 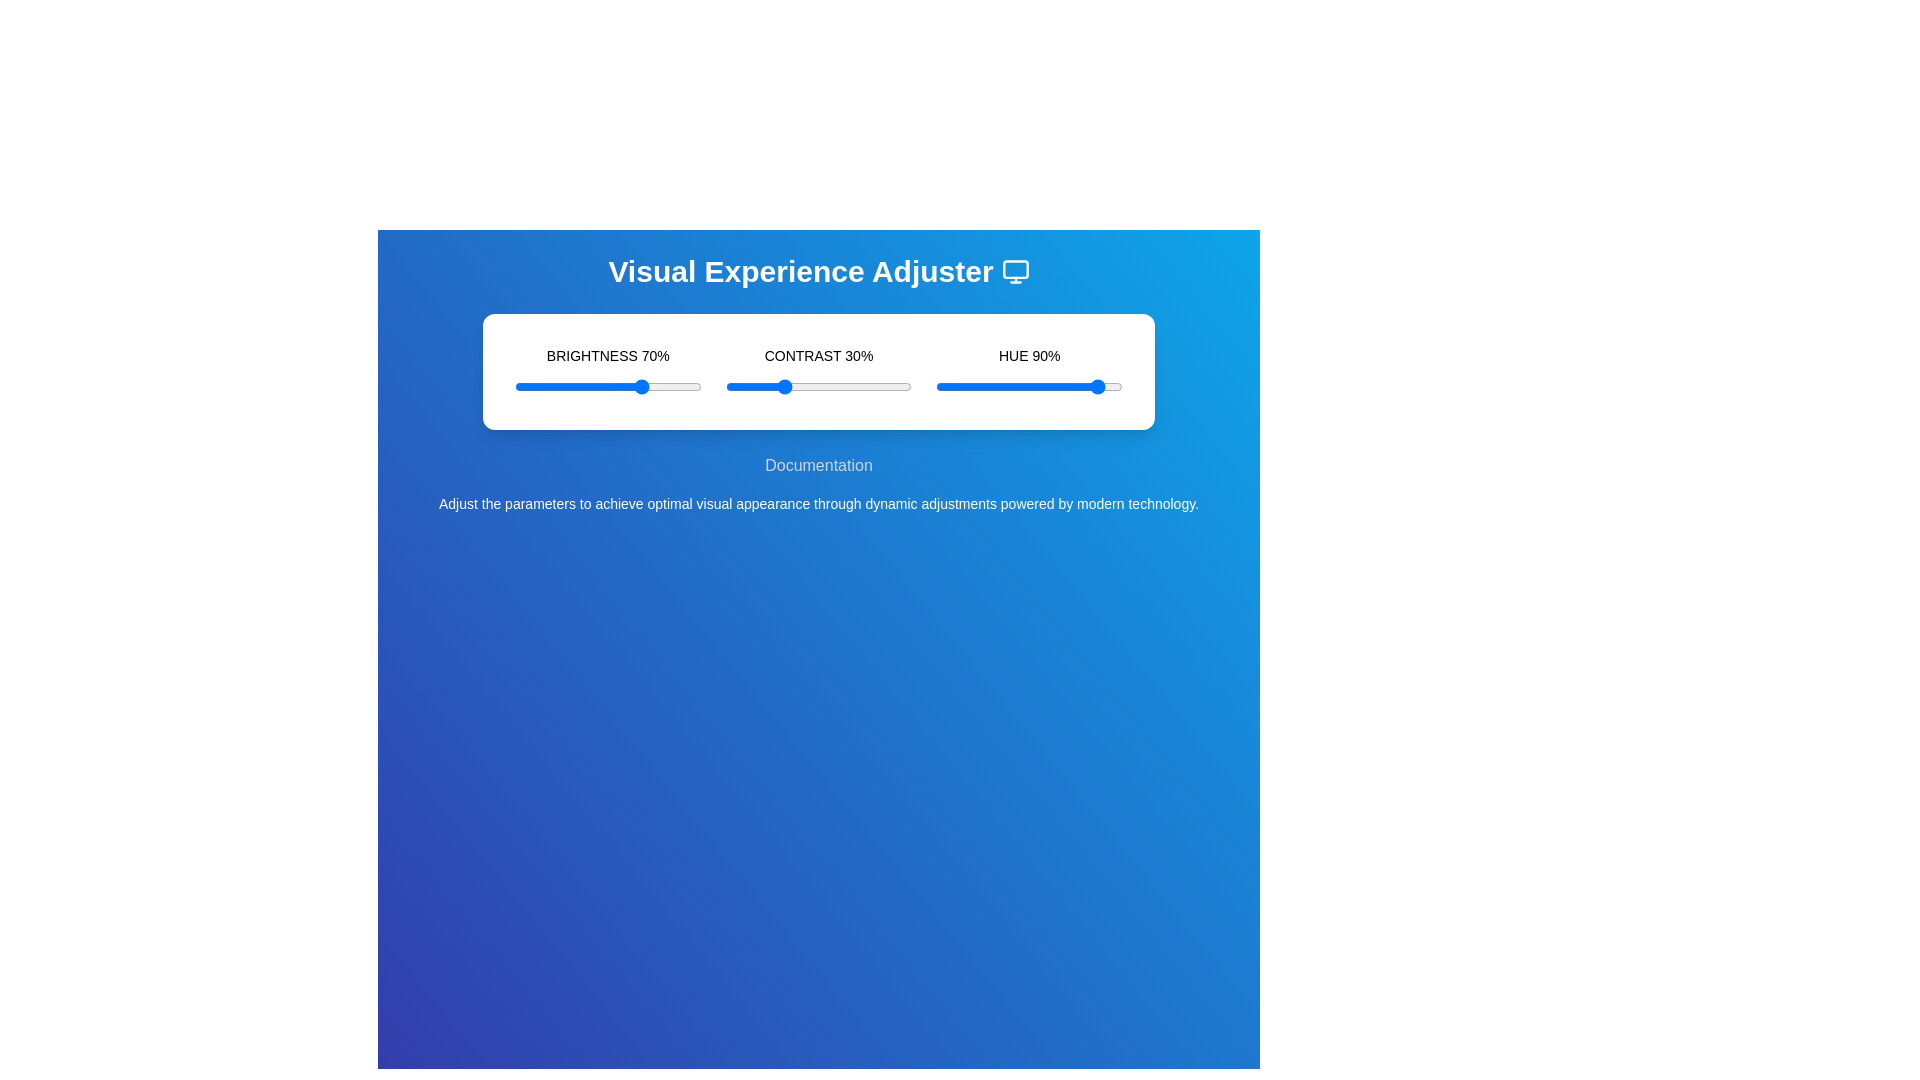 I want to click on the hue slider to 9%, so click(x=952, y=386).